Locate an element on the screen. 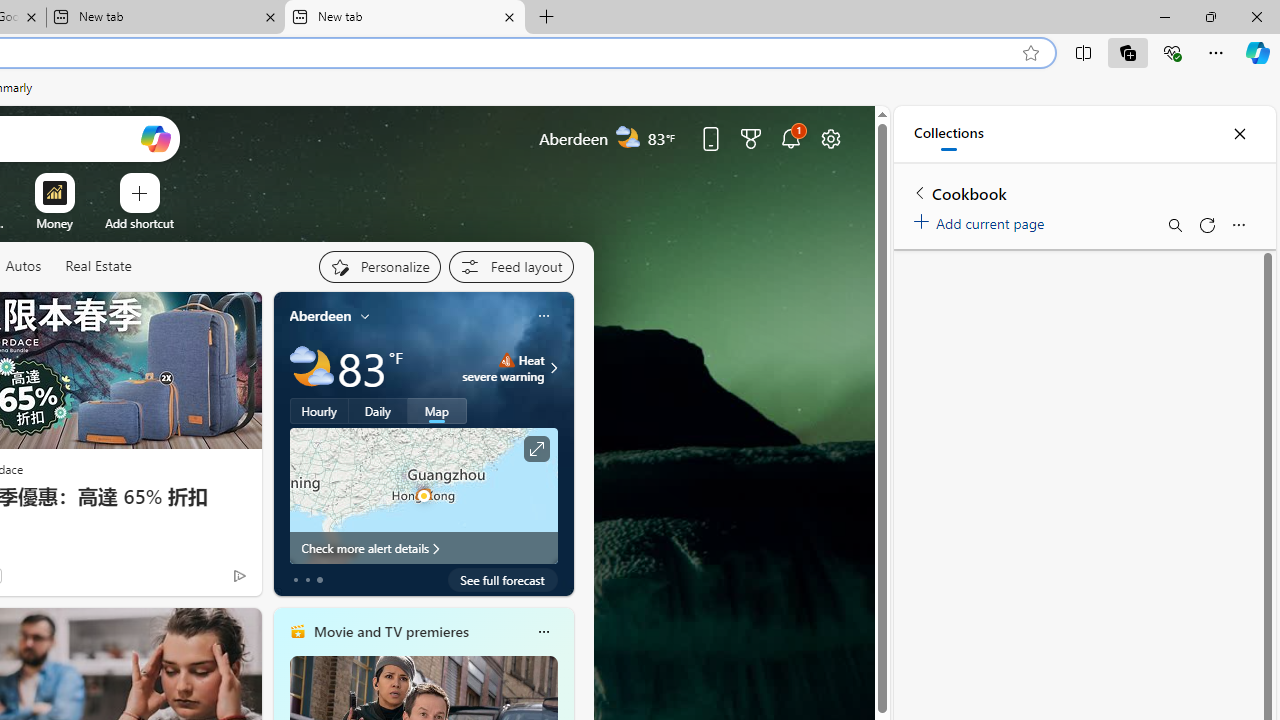  'Class: weather-arrow-glyph' is located at coordinates (554, 367).